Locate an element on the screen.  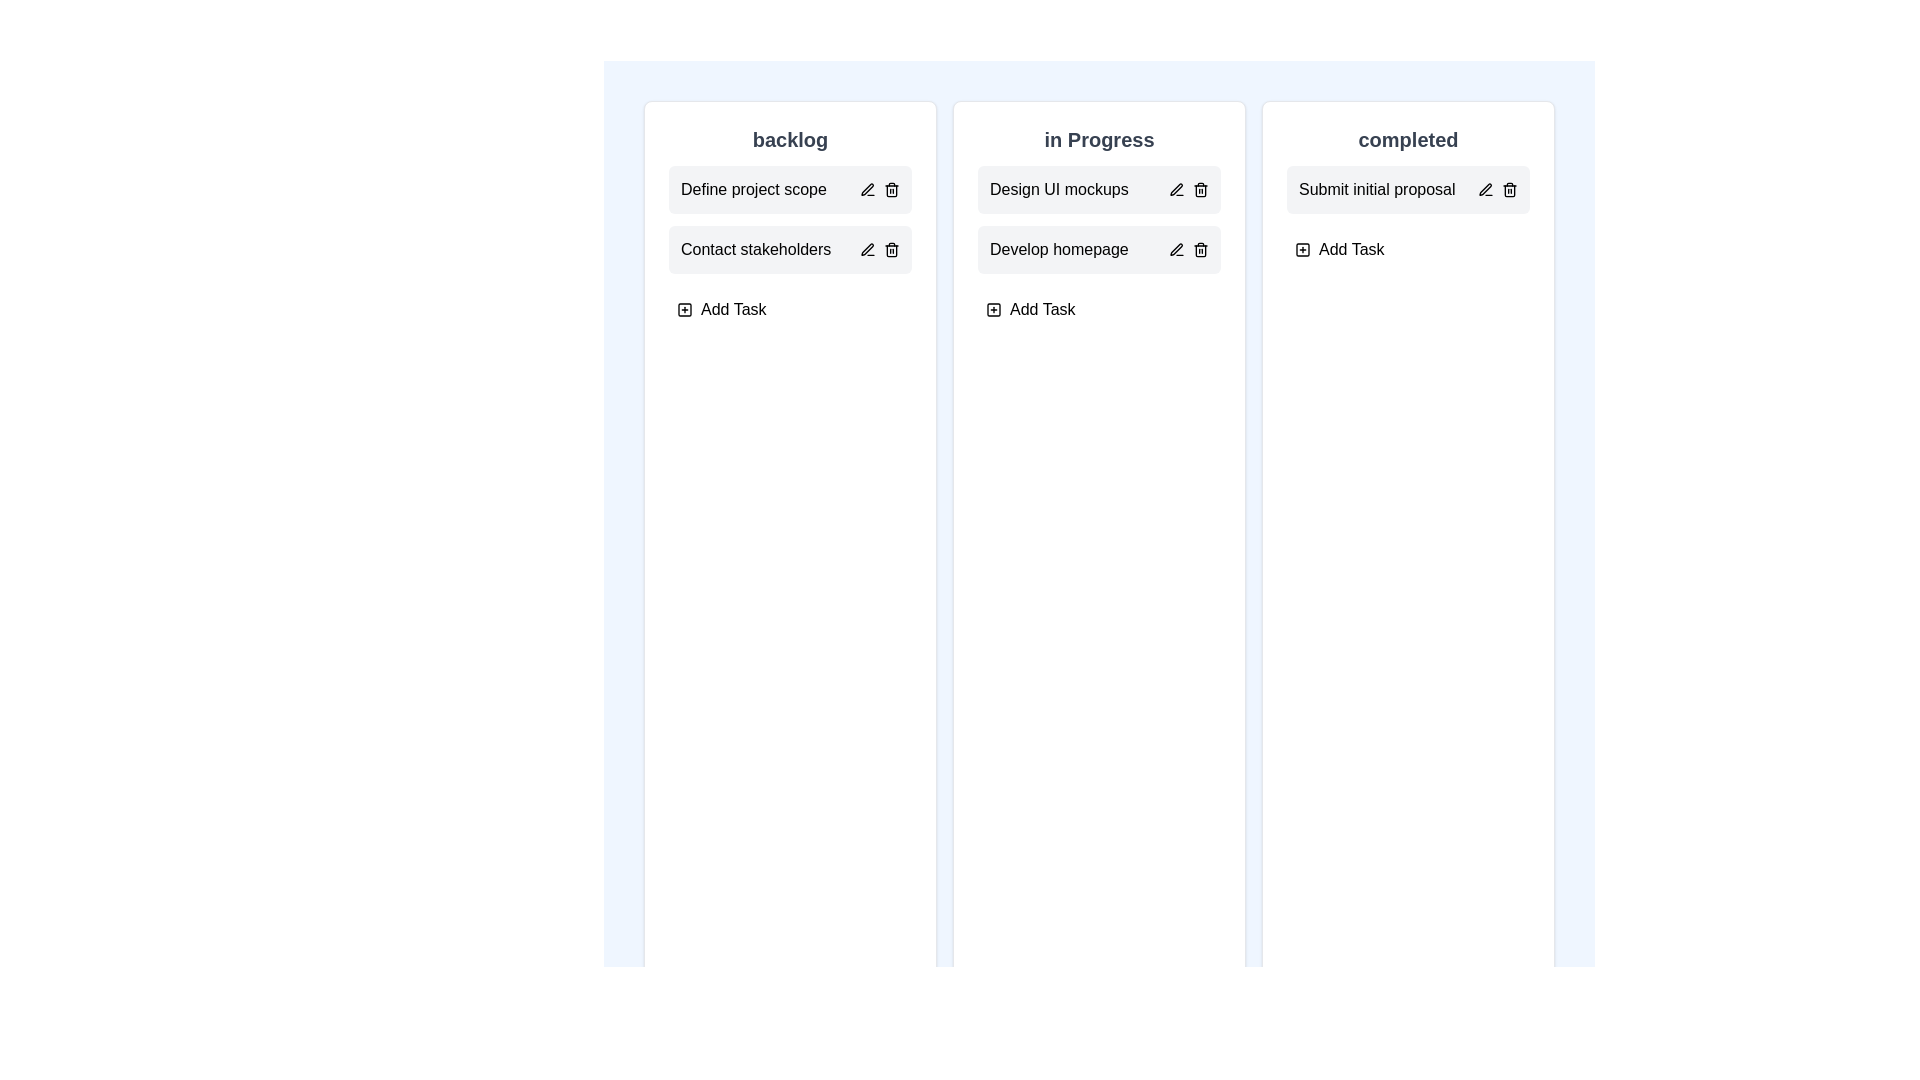
the 'Add Task' button in the backlog column is located at coordinates (720, 309).